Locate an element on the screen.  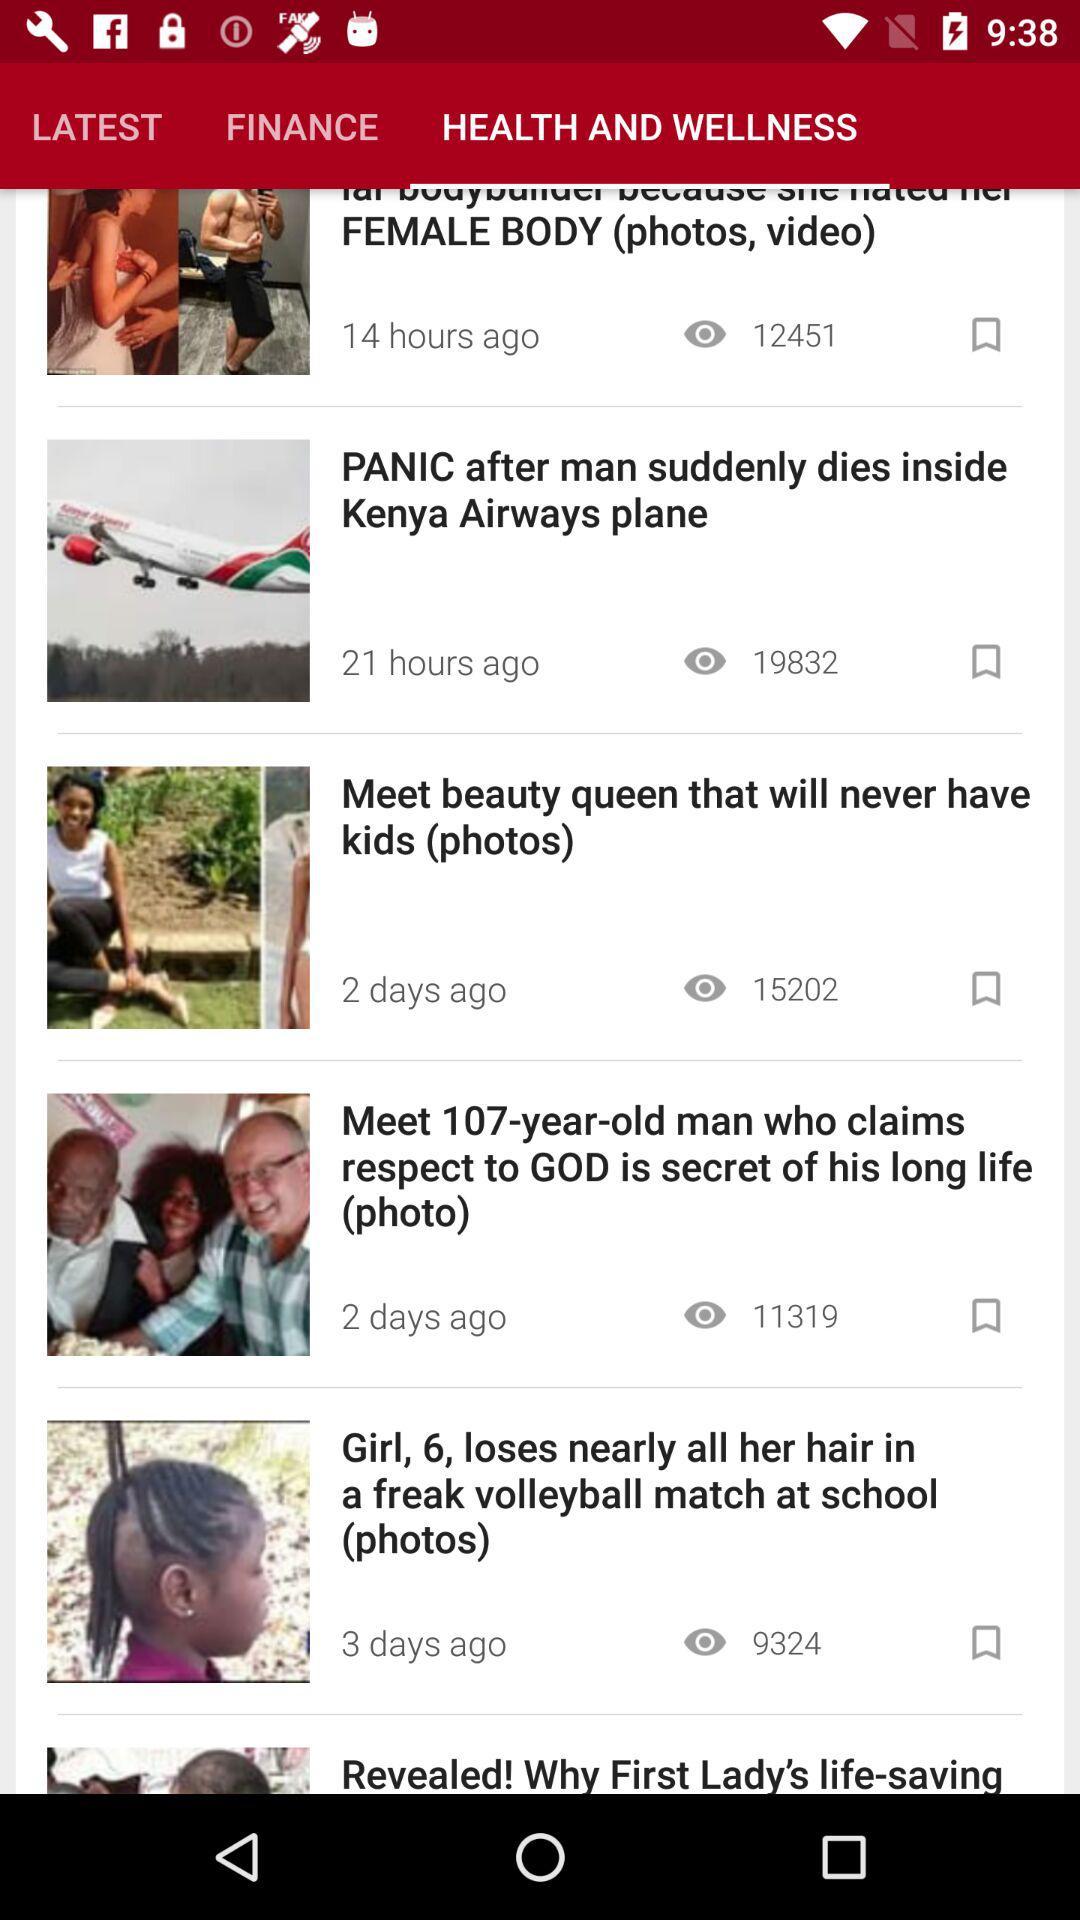
video as favorite is located at coordinates (985, 661).